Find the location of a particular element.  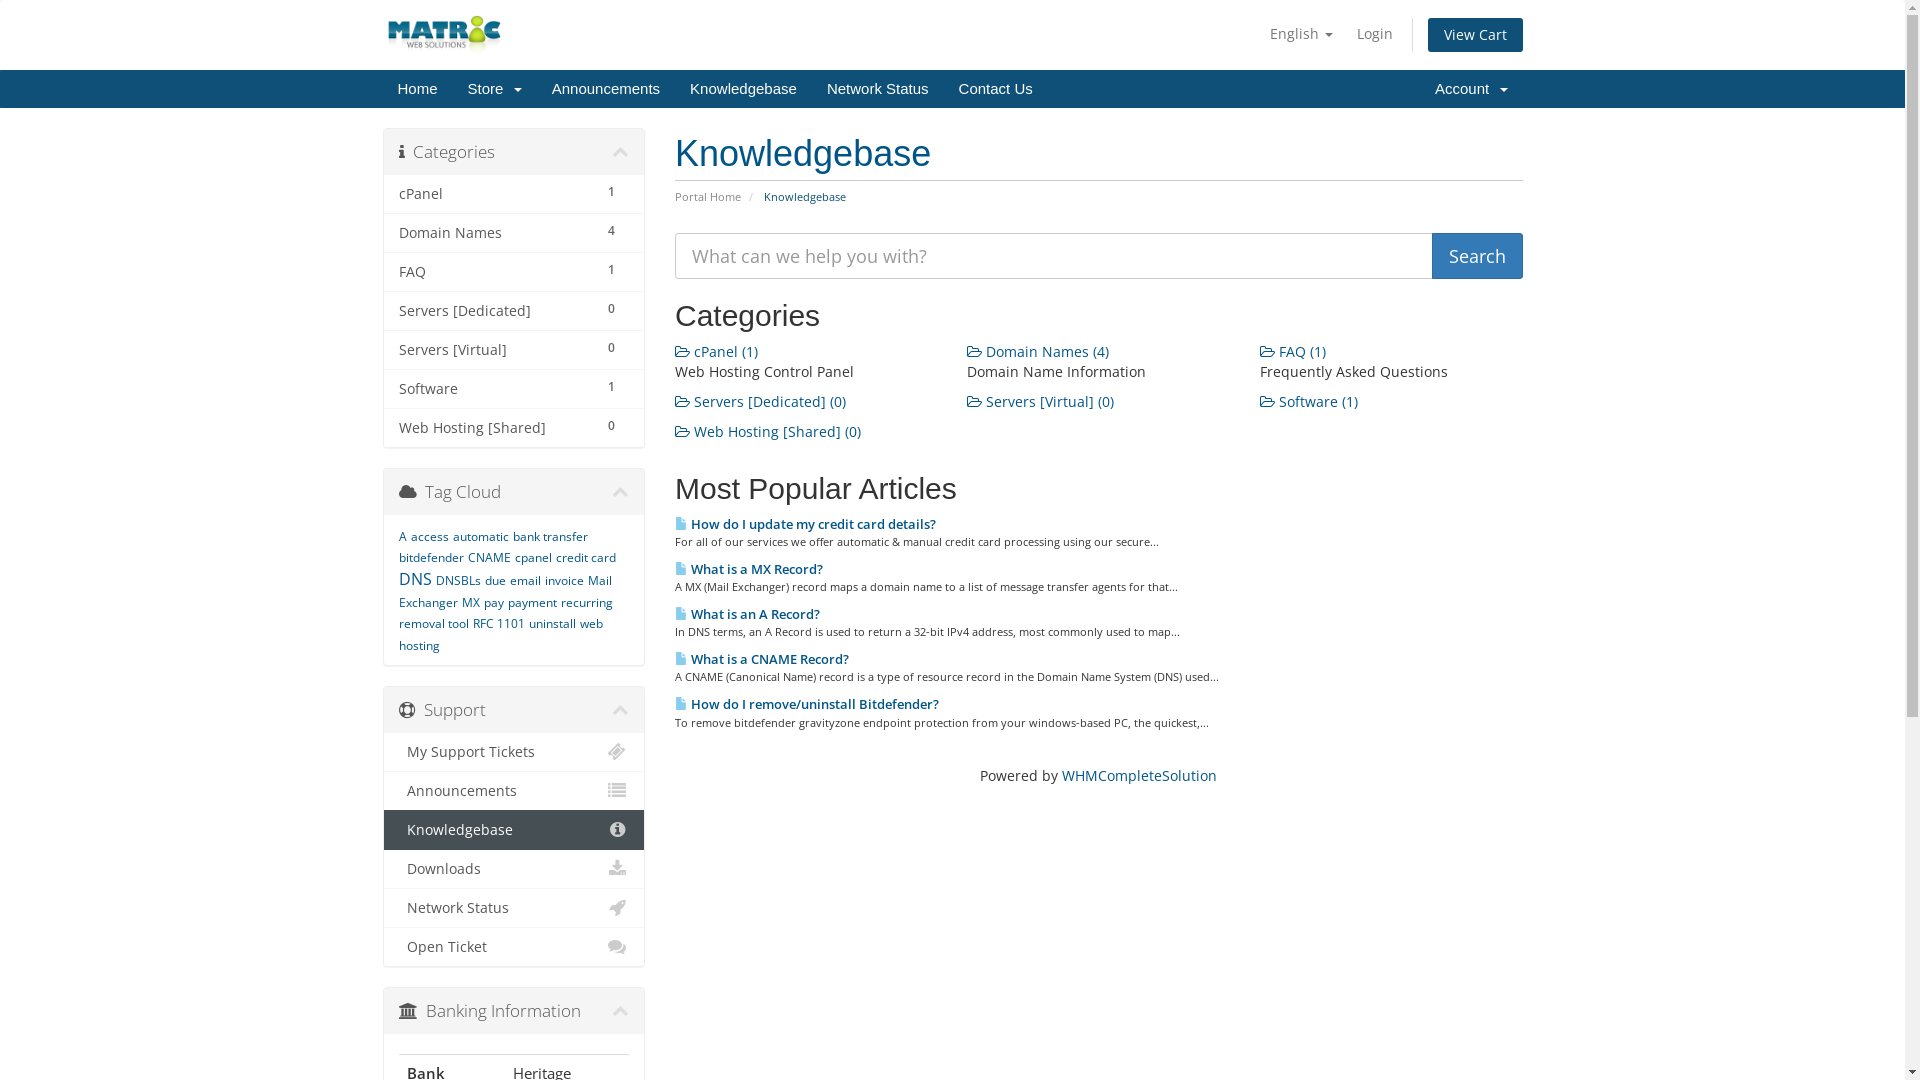

'4 is located at coordinates (514, 231).